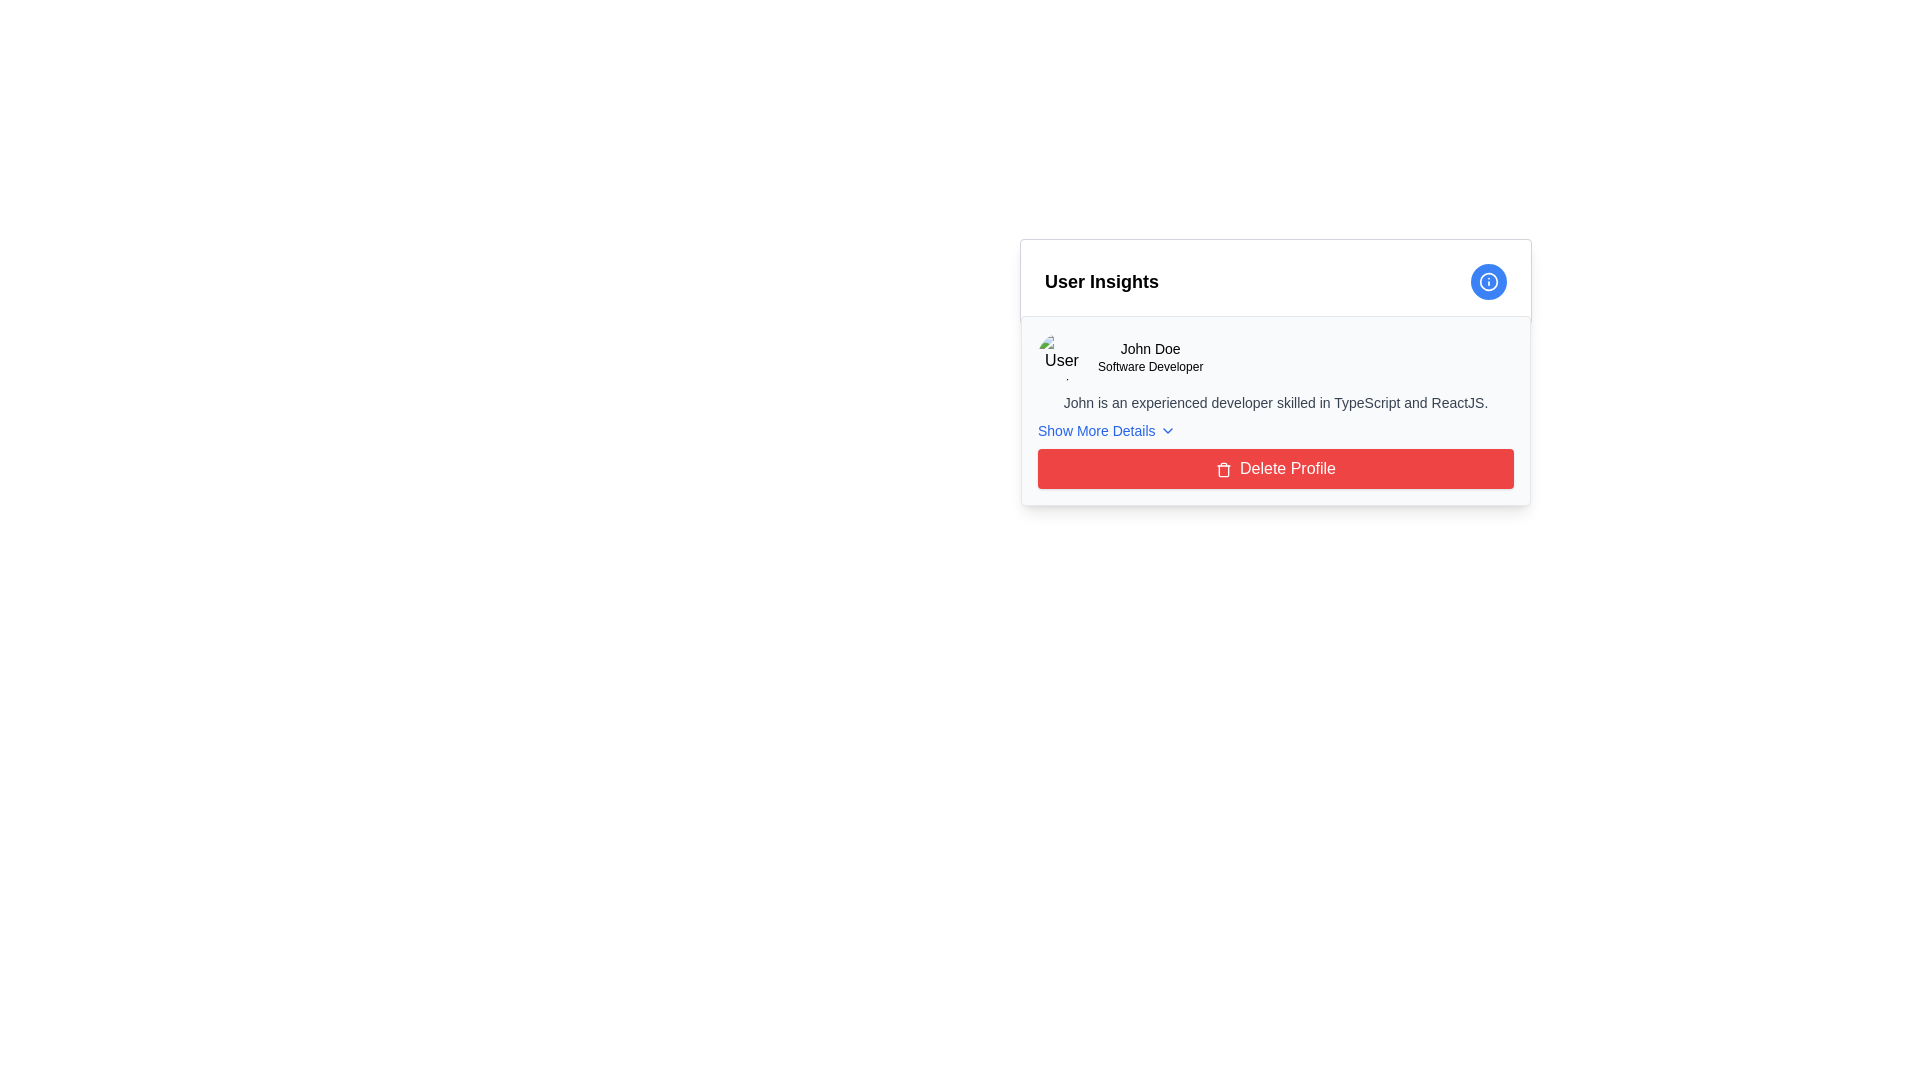  I want to click on the Composite text element displaying the user's name 'John Doe' and subtitle 'Software Developer', so click(1150, 356).